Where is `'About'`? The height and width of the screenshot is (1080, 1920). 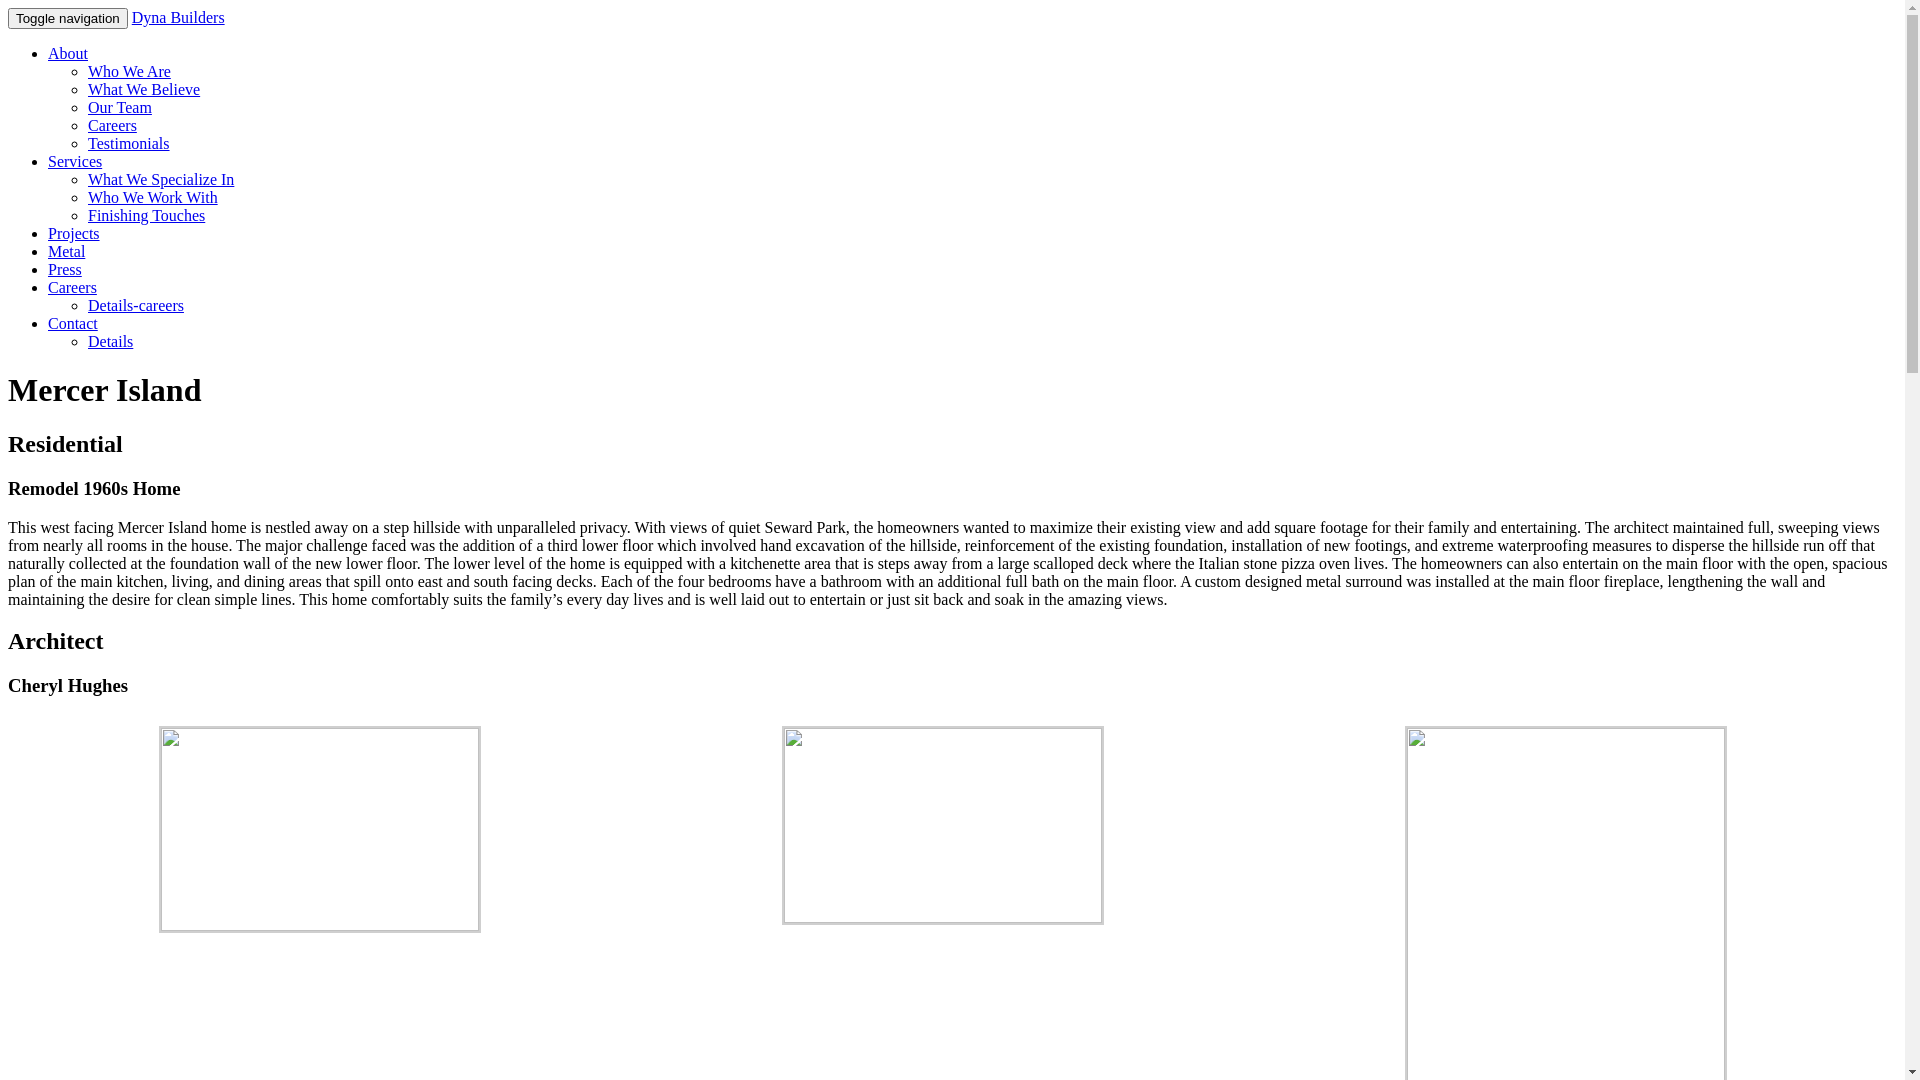 'About' is located at coordinates (67, 52).